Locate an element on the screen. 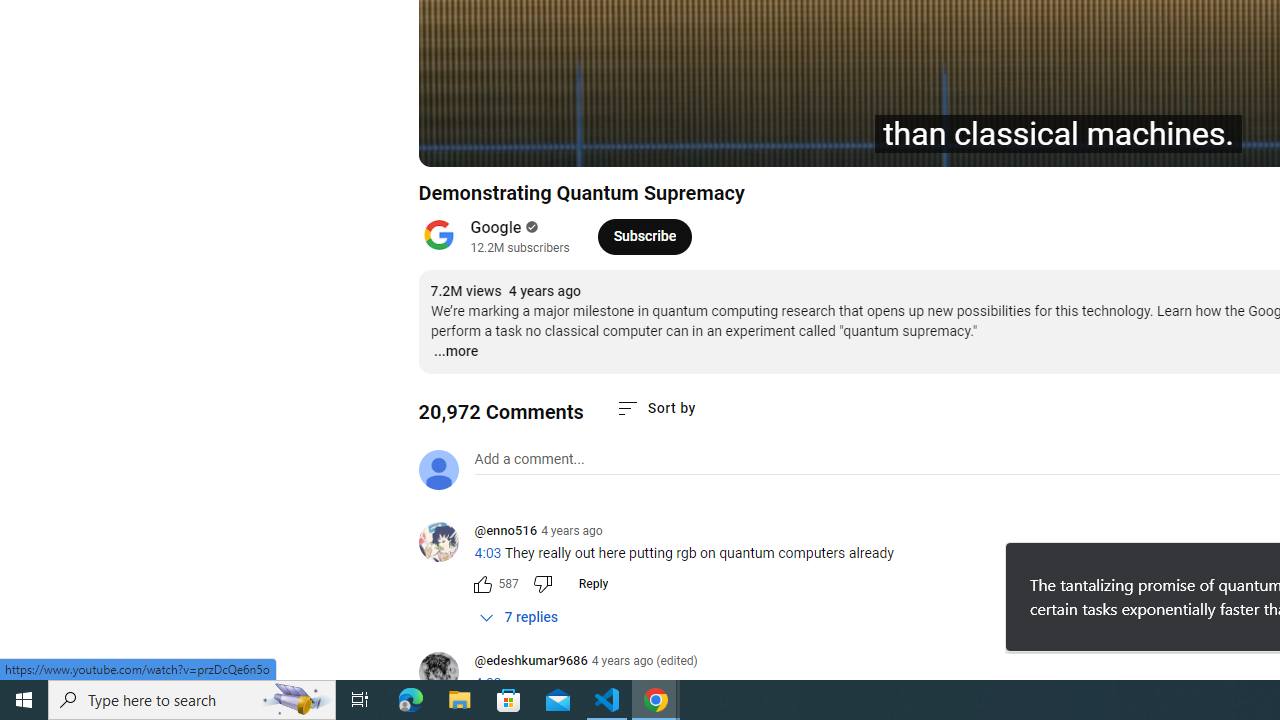 The image size is (1280, 720). '4 years ago (edited)' is located at coordinates (644, 661).